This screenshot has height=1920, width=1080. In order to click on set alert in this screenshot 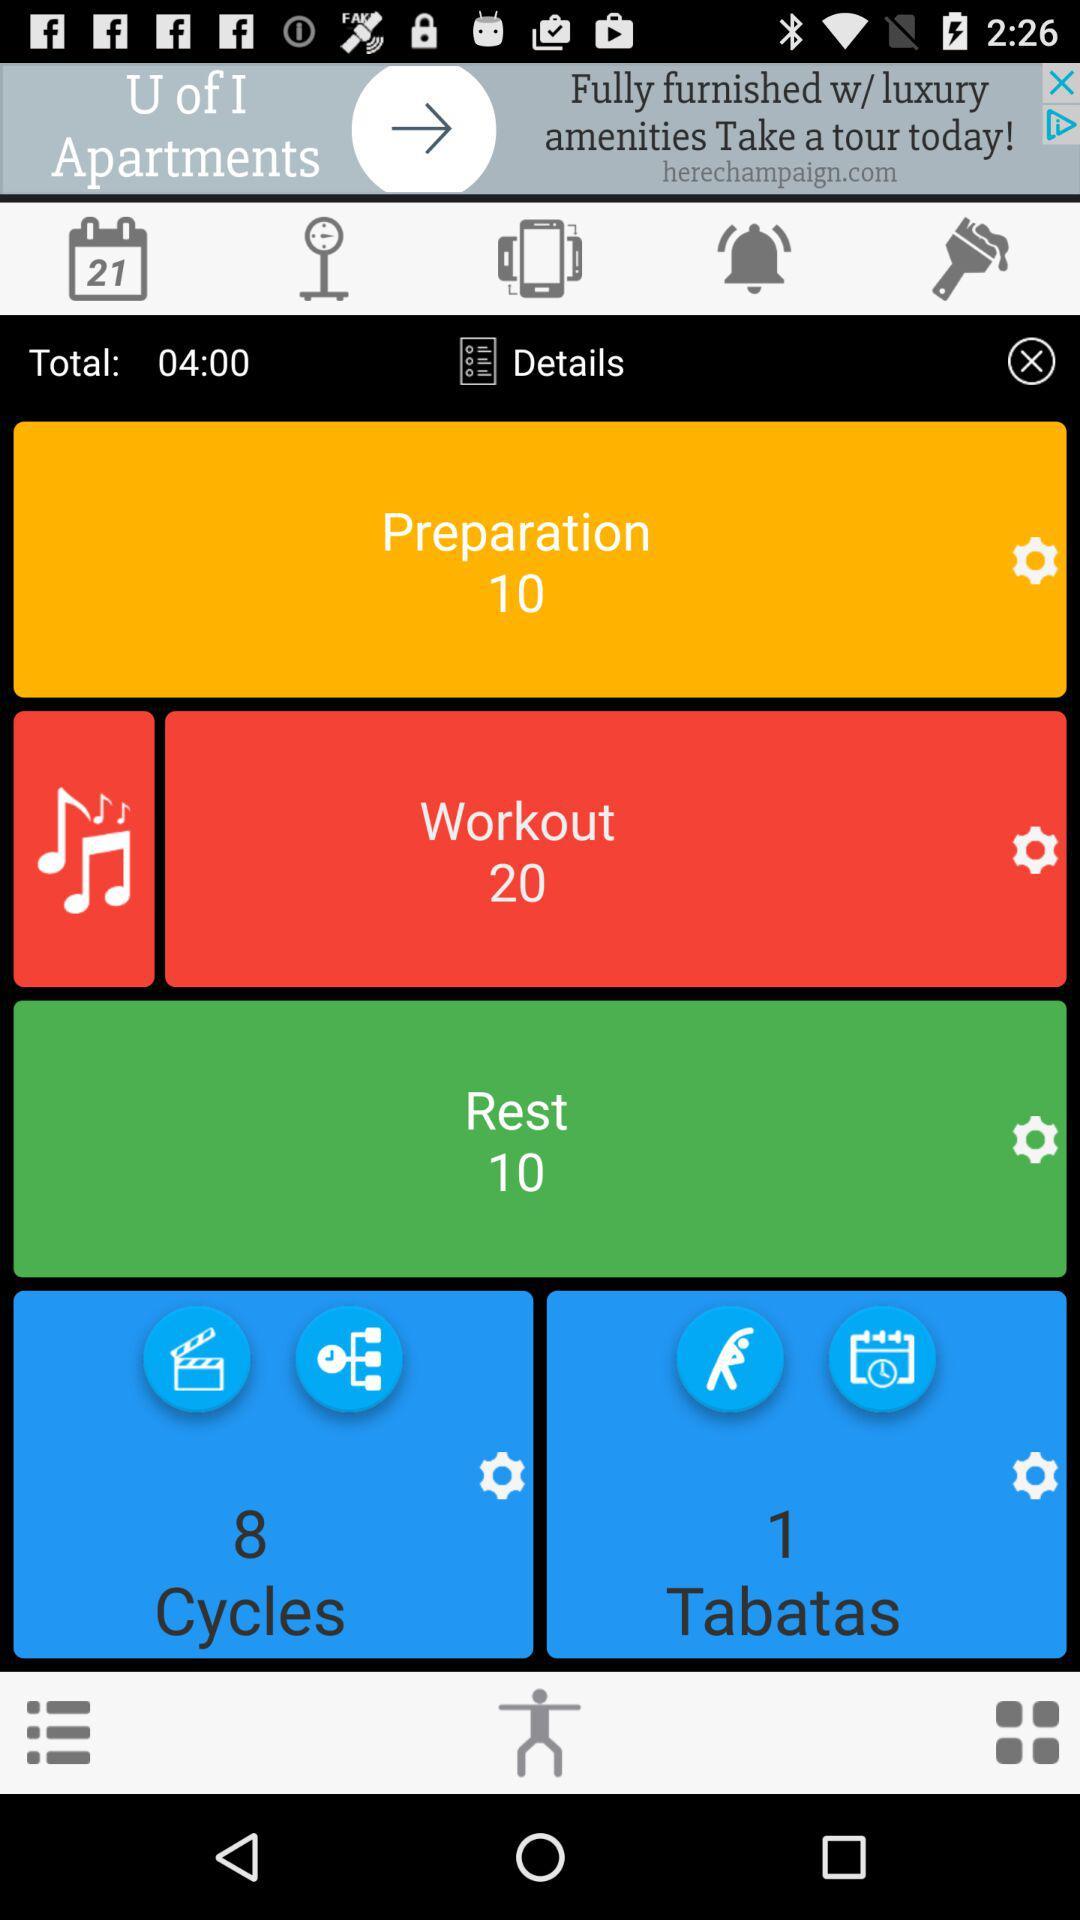, I will do `click(756, 257)`.